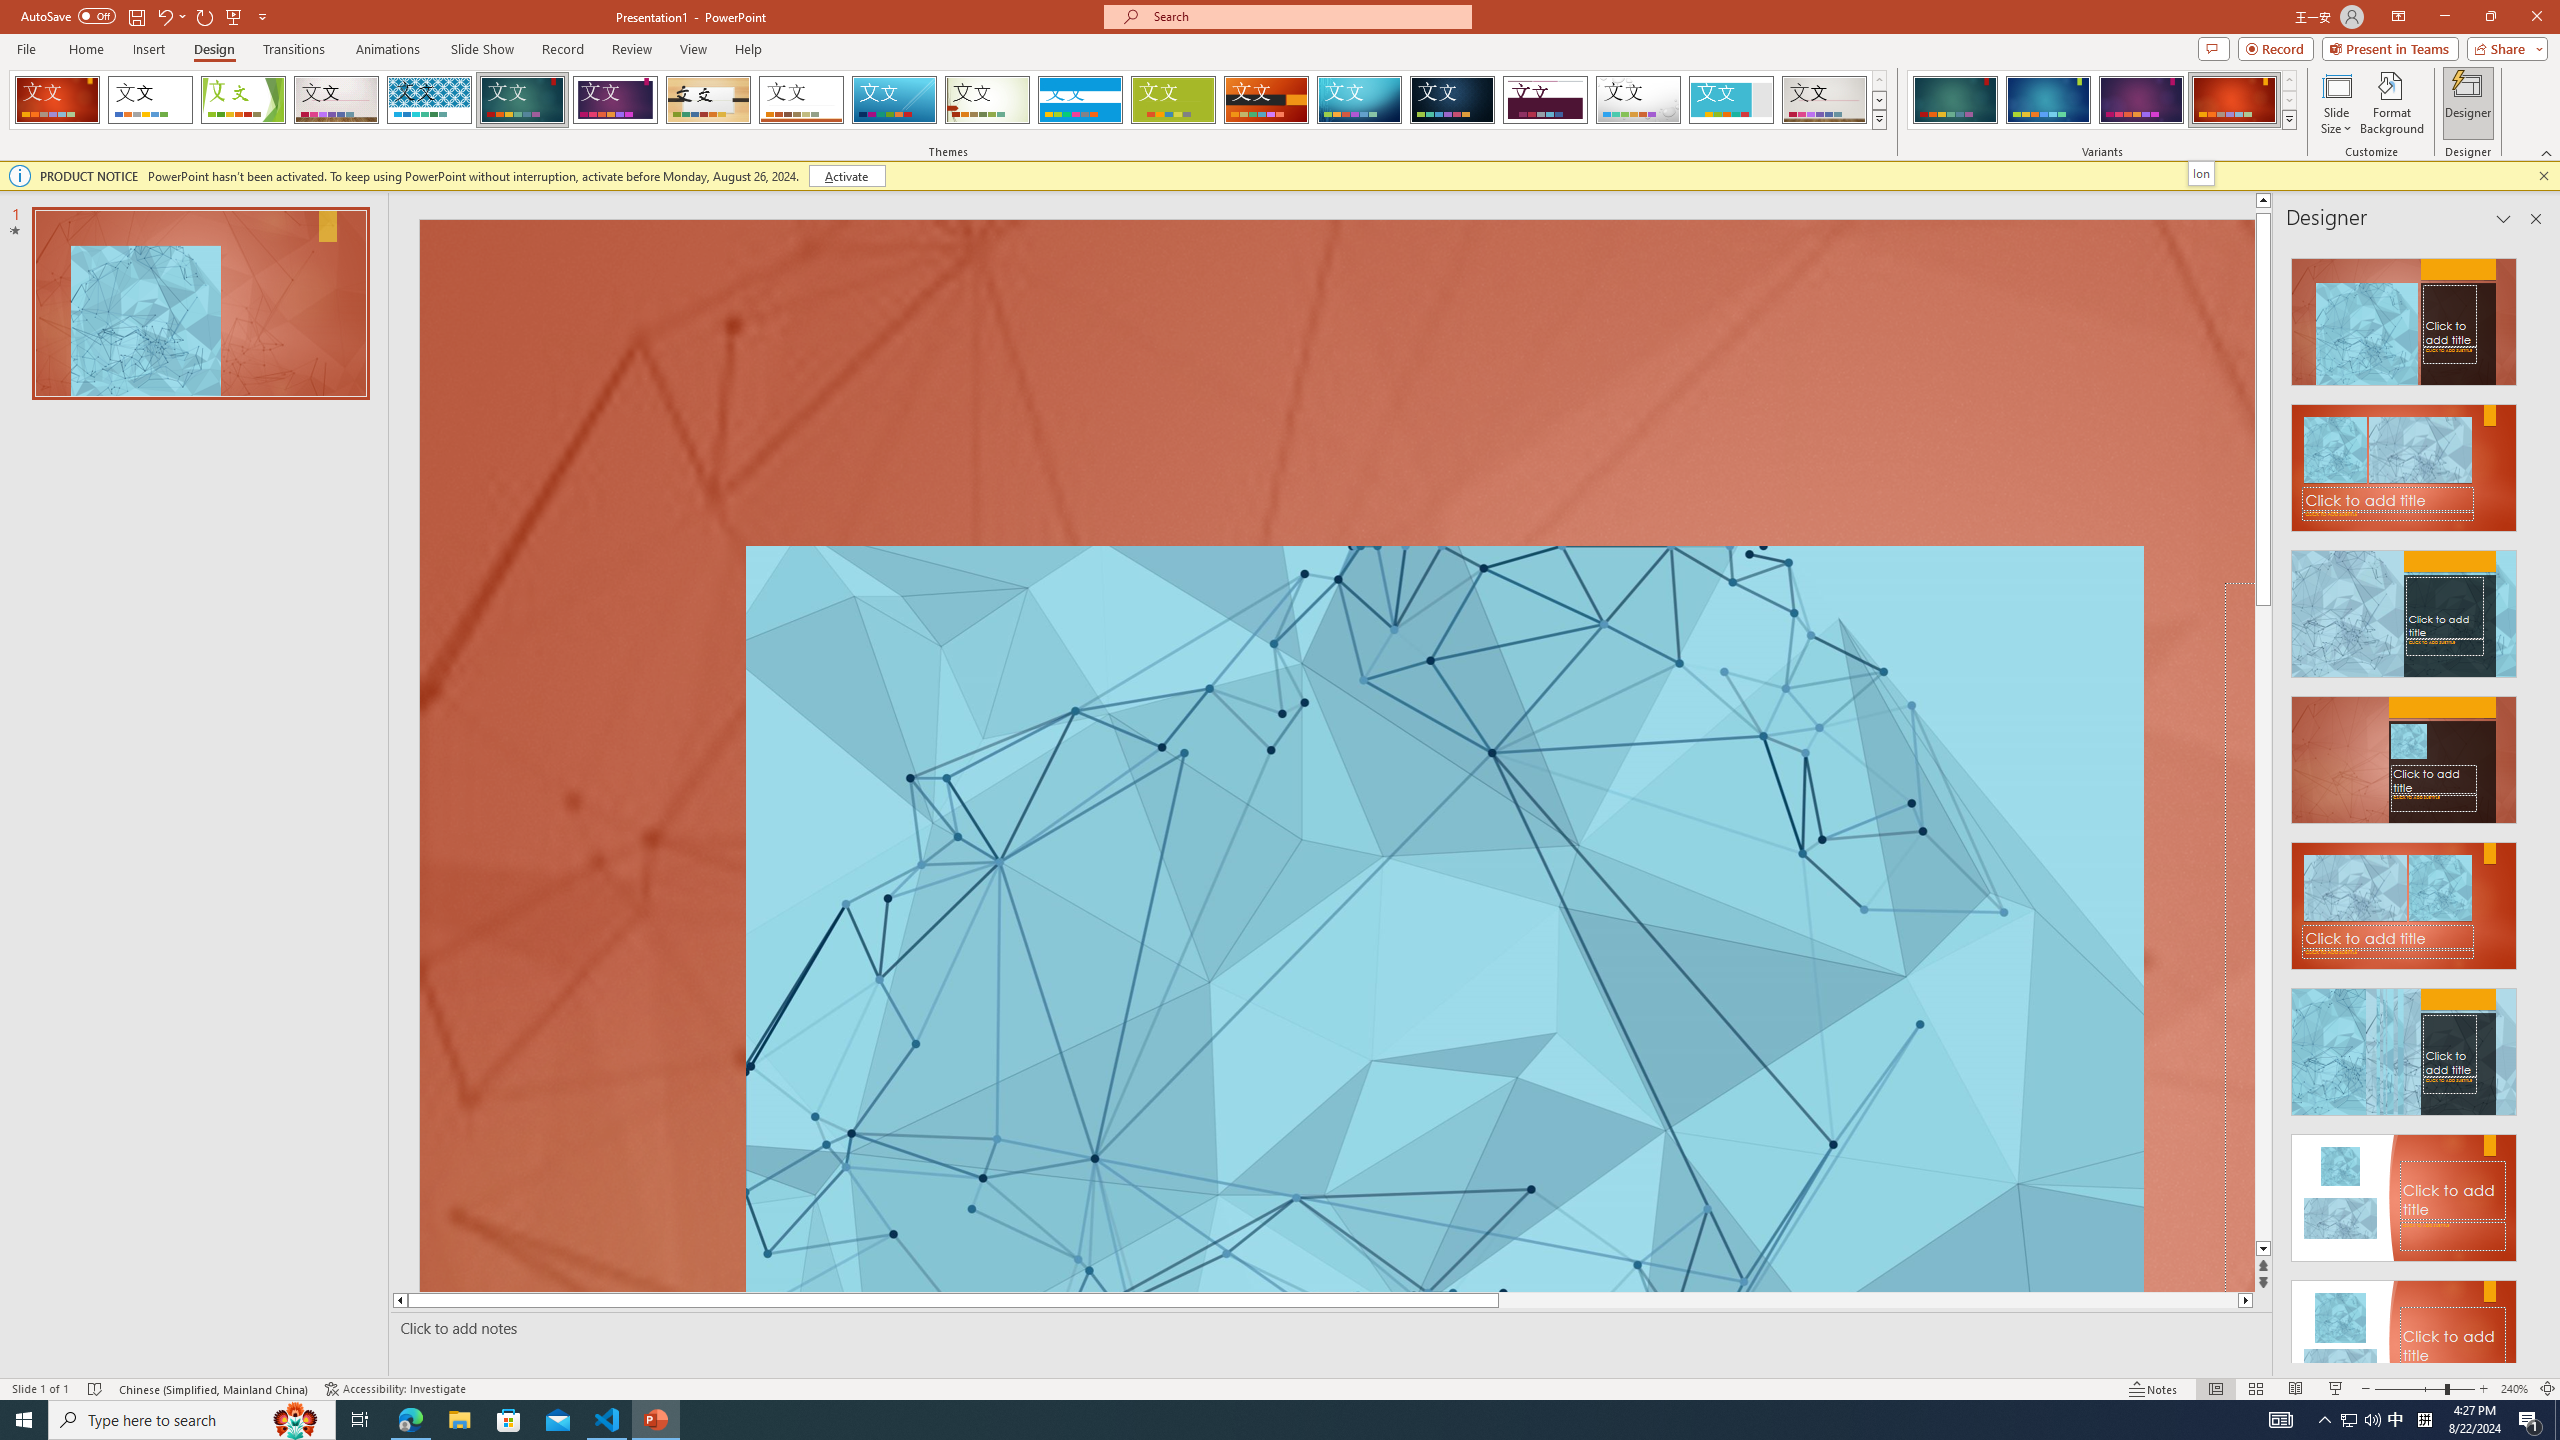 This screenshot has height=1440, width=2560. Describe the element at coordinates (2140, 99) in the screenshot. I see `'Ion Variant 3'` at that location.